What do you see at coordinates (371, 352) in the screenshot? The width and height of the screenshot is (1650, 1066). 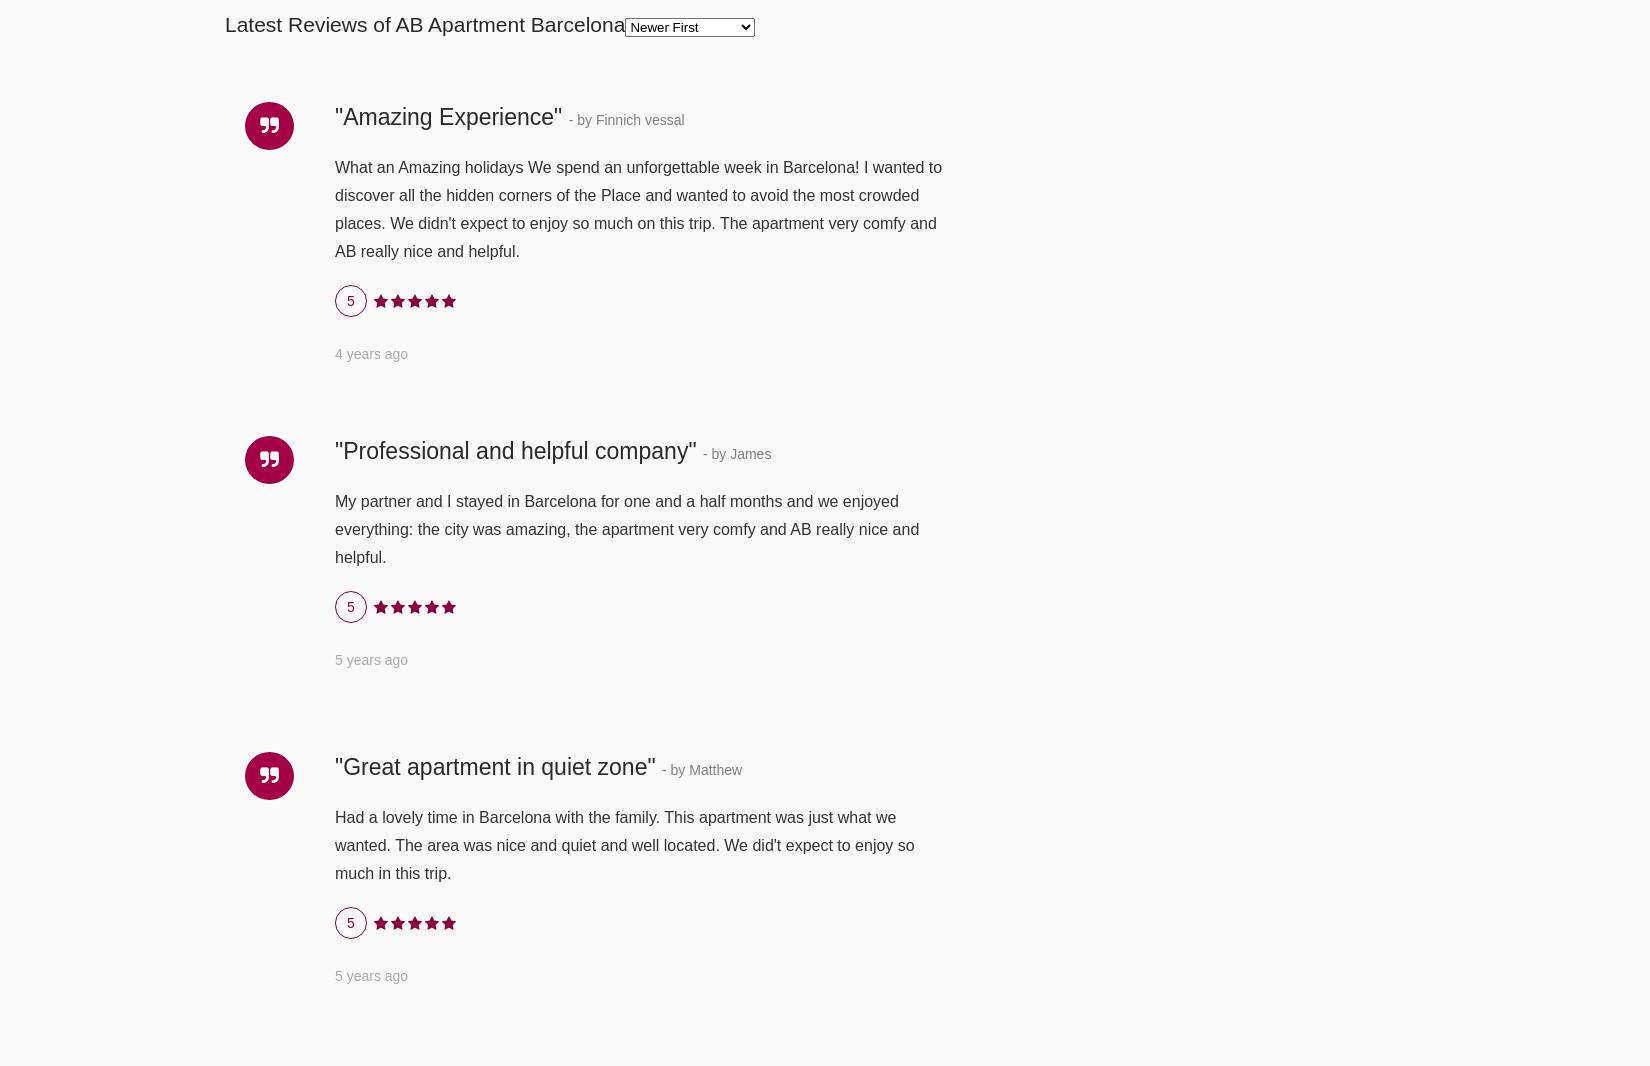 I see `'4 years ago'` at bounding box center [371, 352].